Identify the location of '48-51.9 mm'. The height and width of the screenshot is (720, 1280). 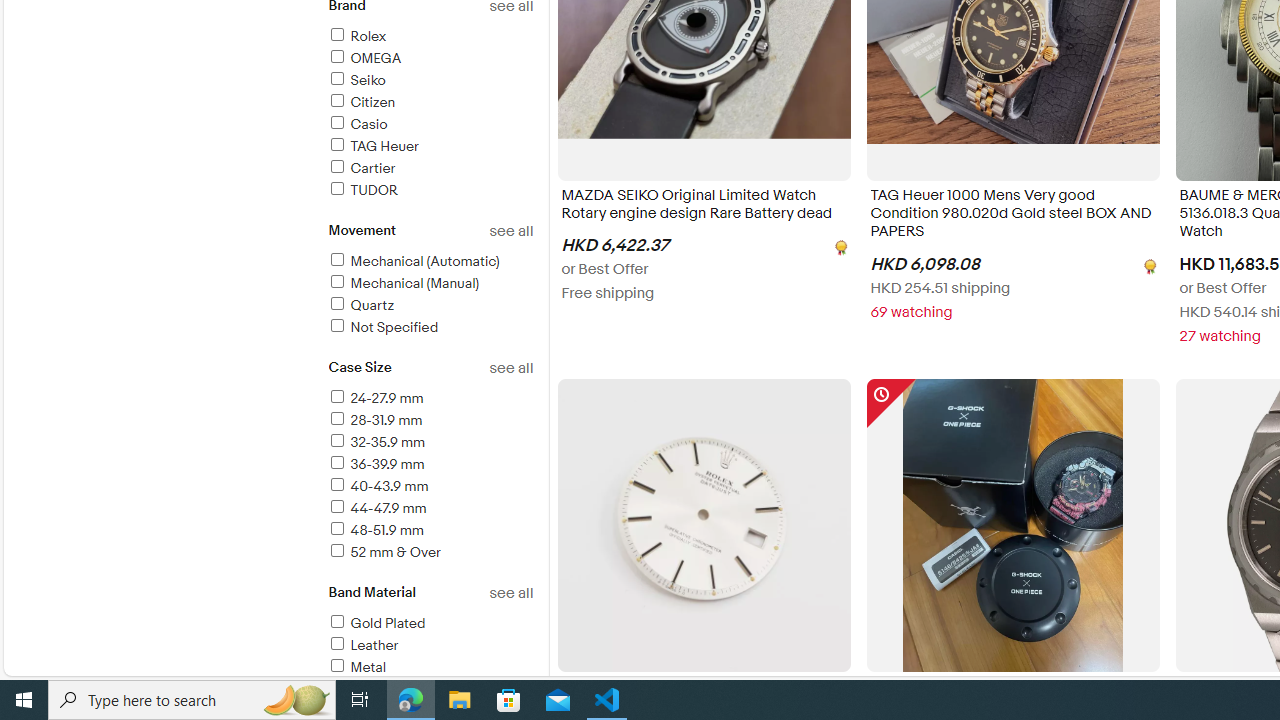
(429, 530).